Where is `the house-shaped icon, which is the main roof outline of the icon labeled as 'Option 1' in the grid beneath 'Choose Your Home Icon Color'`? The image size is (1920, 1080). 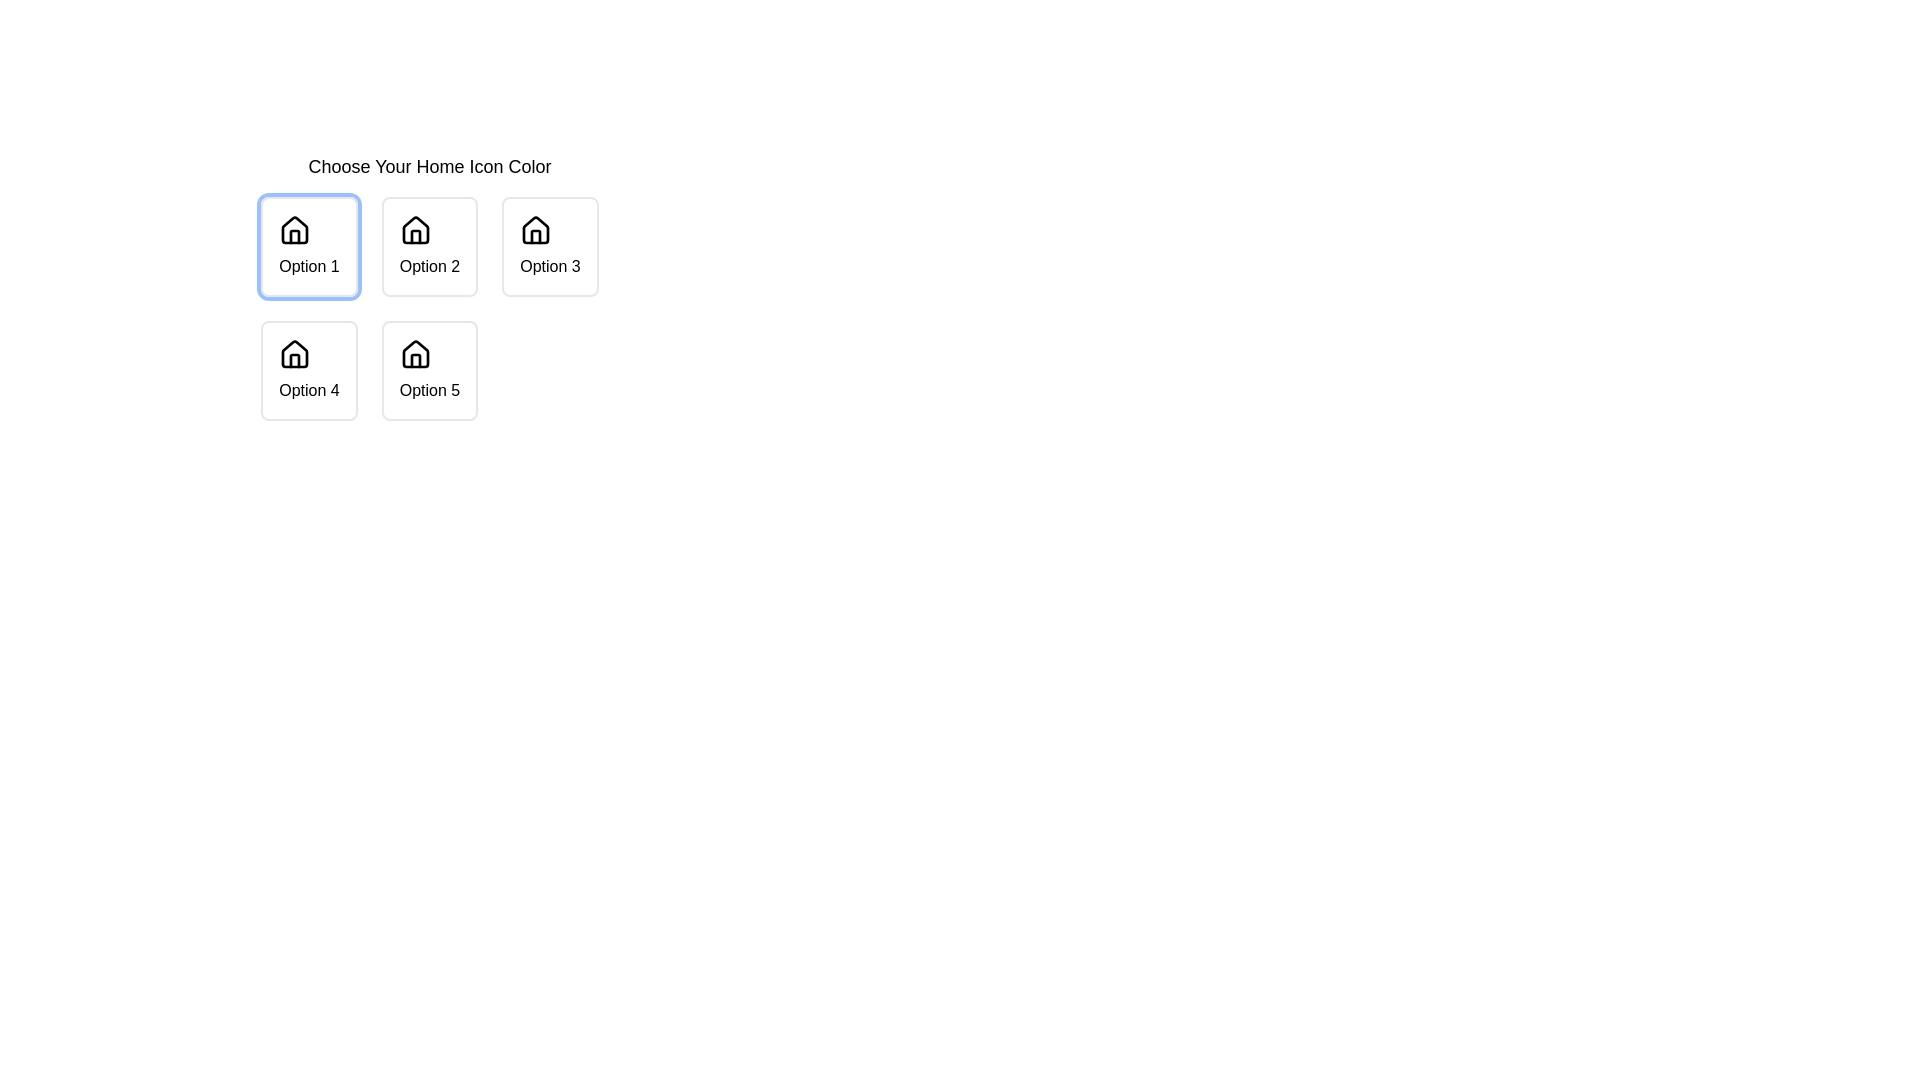
the house-shaped icon, which is the main roof outline of the icon labeled as 'Option 1' in the grid beneath 'Choose Your Home Icon Color' is located at coordinates (294, 229).